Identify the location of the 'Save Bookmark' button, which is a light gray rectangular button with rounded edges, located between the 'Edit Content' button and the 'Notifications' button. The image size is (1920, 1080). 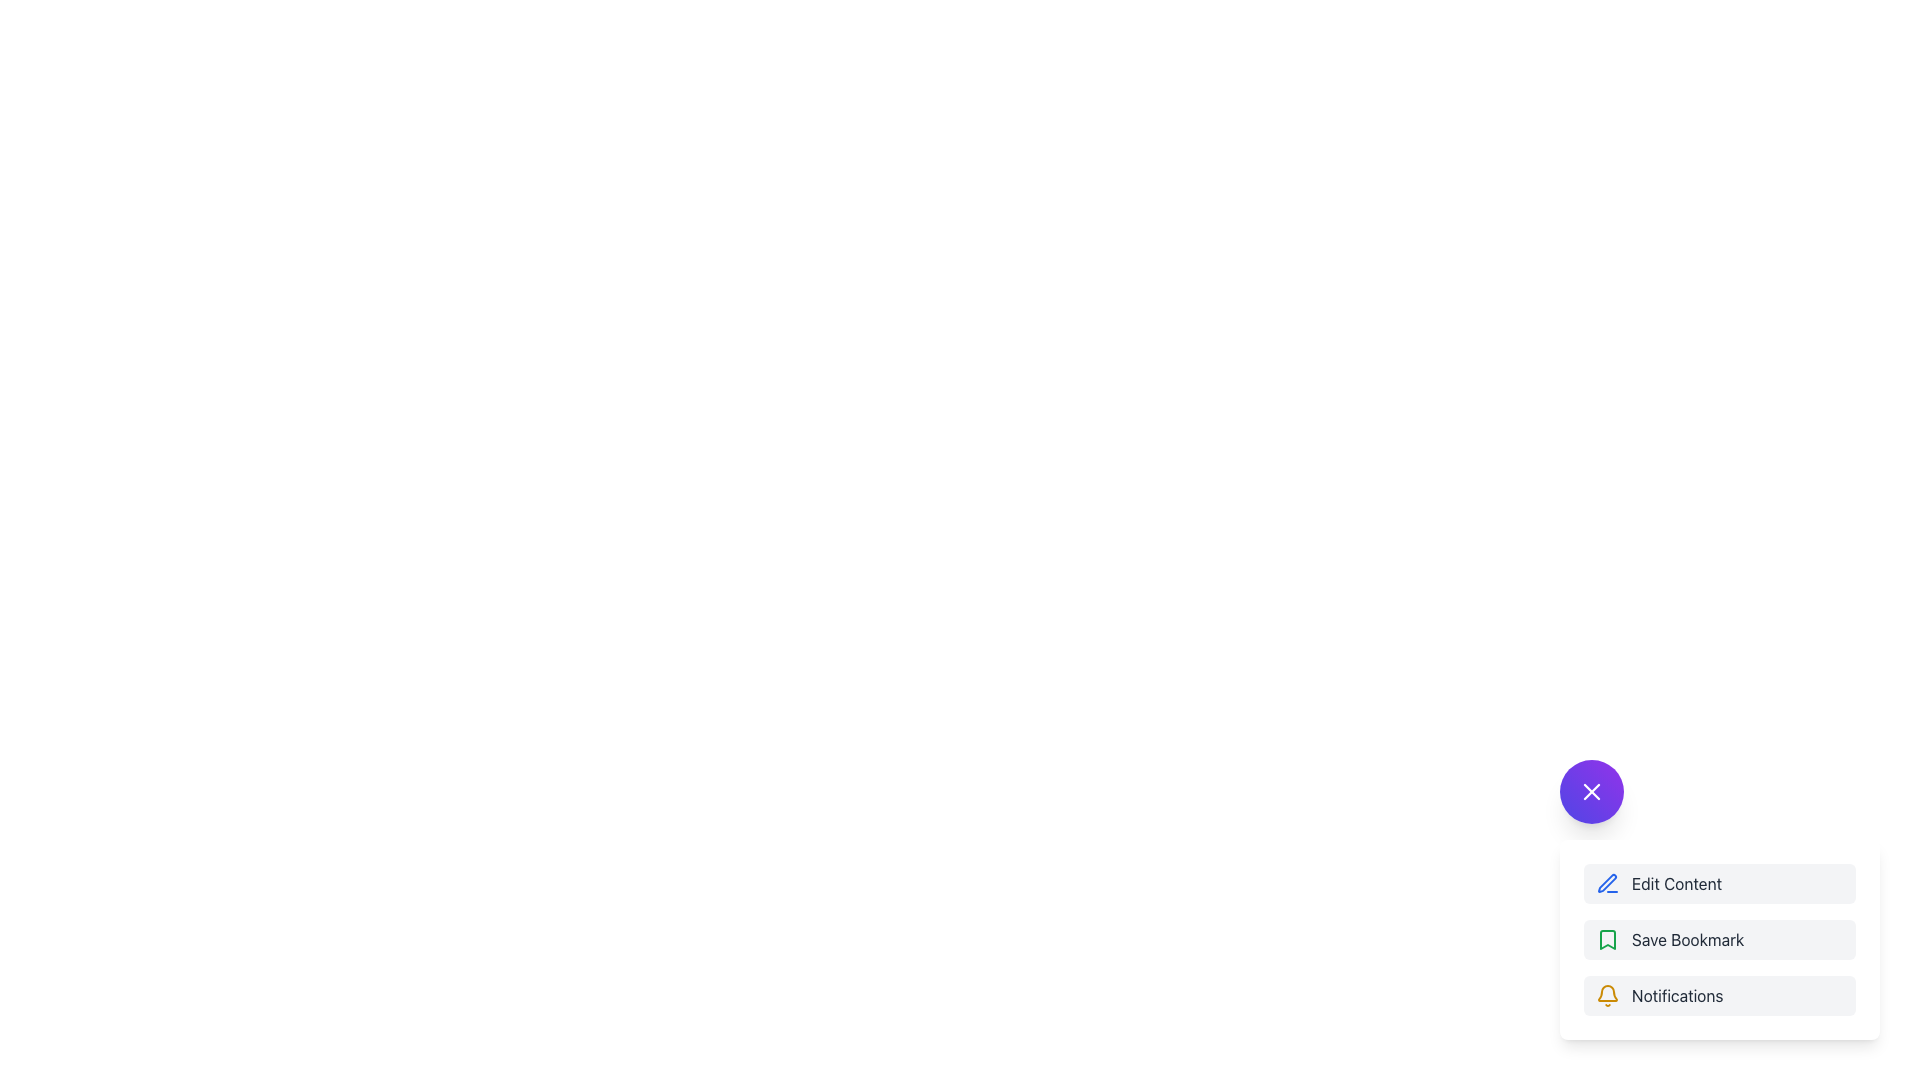
(1718, 940).